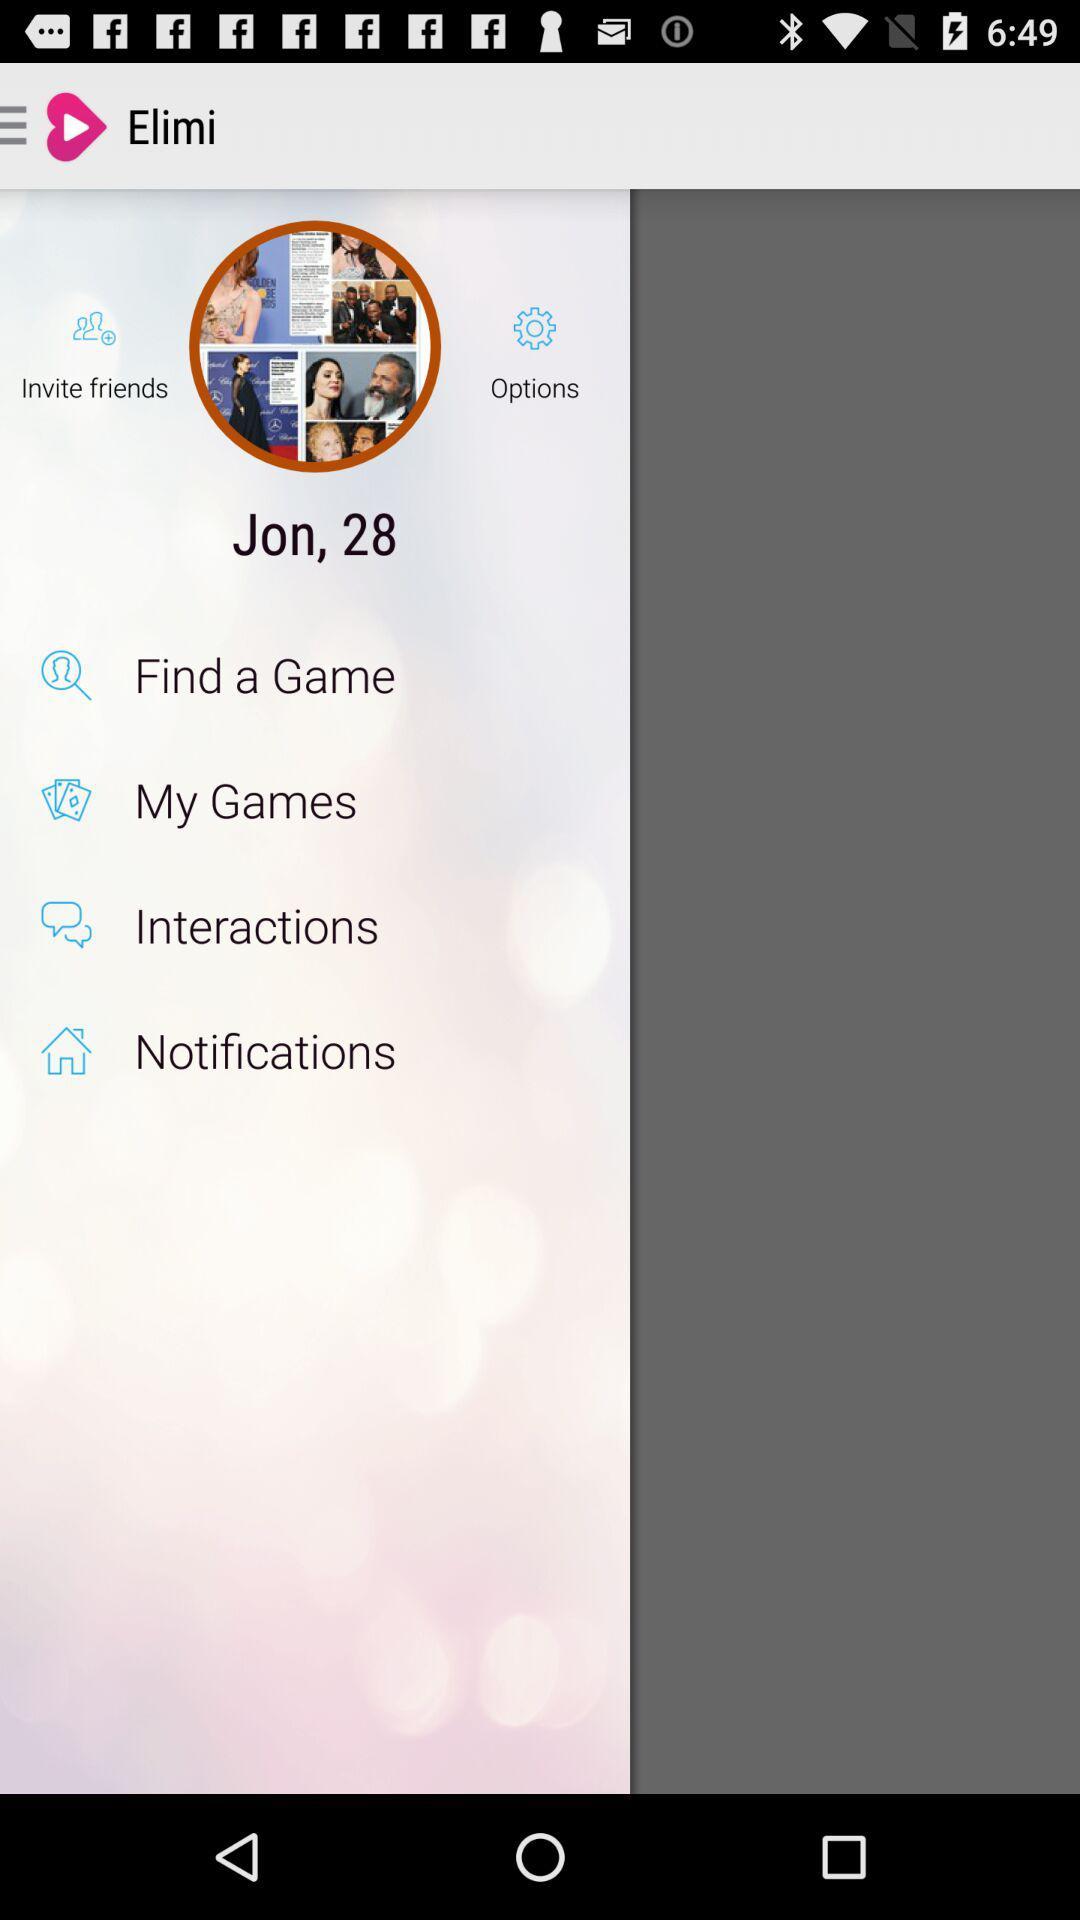 The image size is (1080, 1920). What do you see at coordinates (94, 346) in the screenshot?
I see `invite friends item` at bounding box center [94, 346].